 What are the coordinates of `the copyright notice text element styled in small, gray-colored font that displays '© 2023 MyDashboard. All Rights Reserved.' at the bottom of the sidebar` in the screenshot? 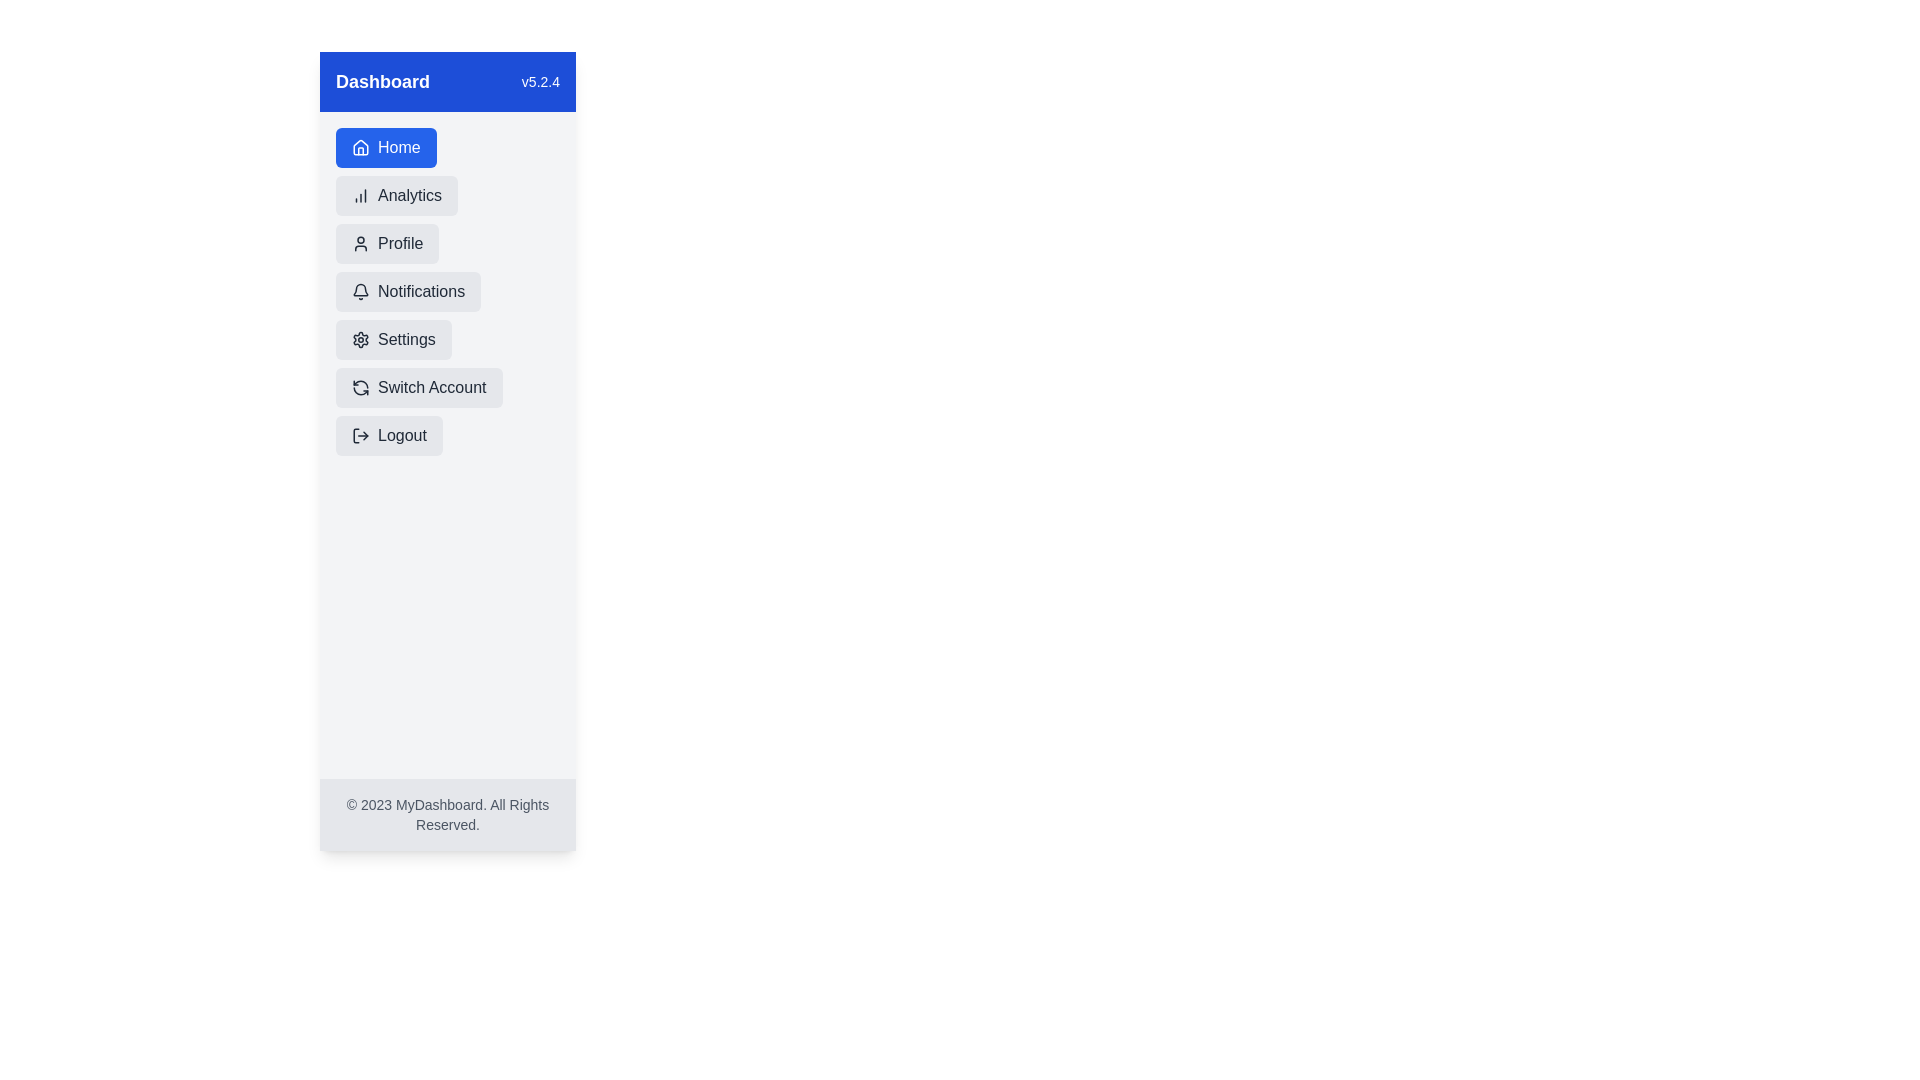 It's located at (446, 814).